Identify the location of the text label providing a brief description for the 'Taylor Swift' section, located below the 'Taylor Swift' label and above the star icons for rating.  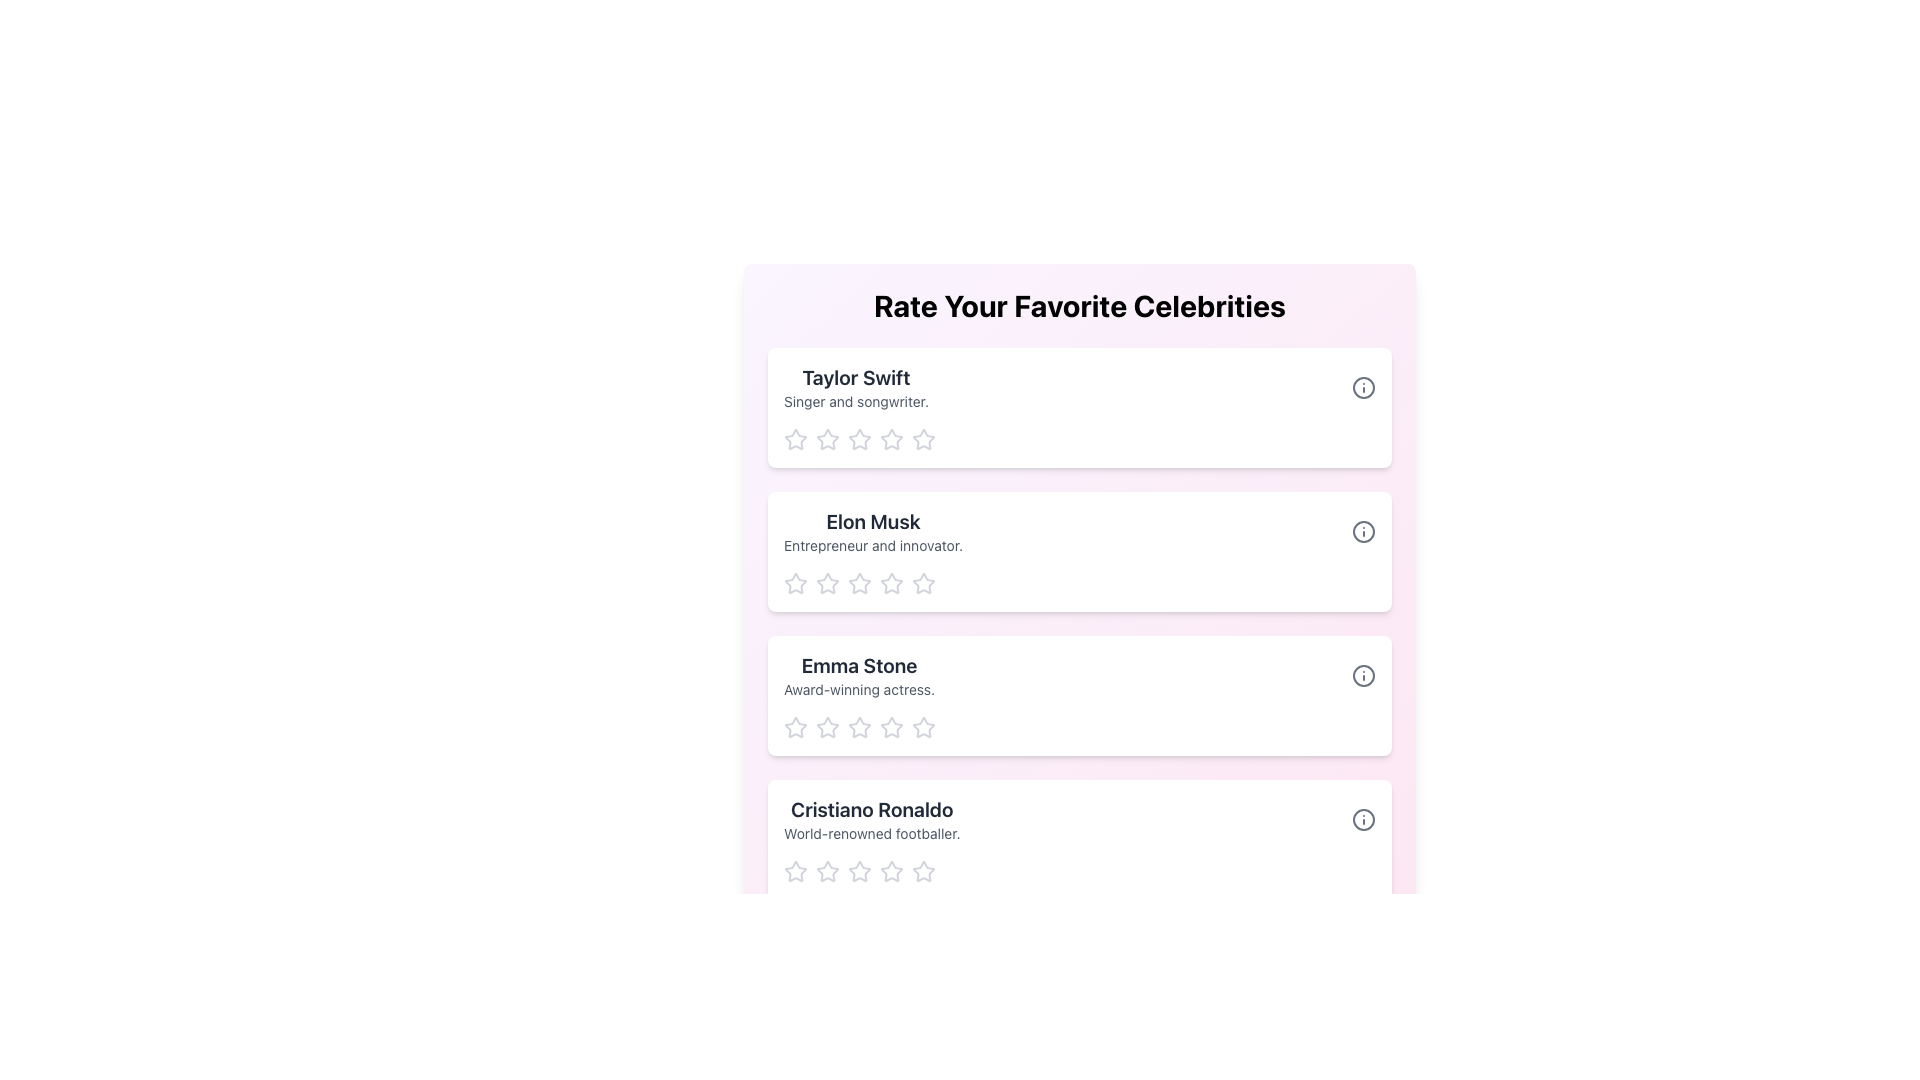
(856, 401).